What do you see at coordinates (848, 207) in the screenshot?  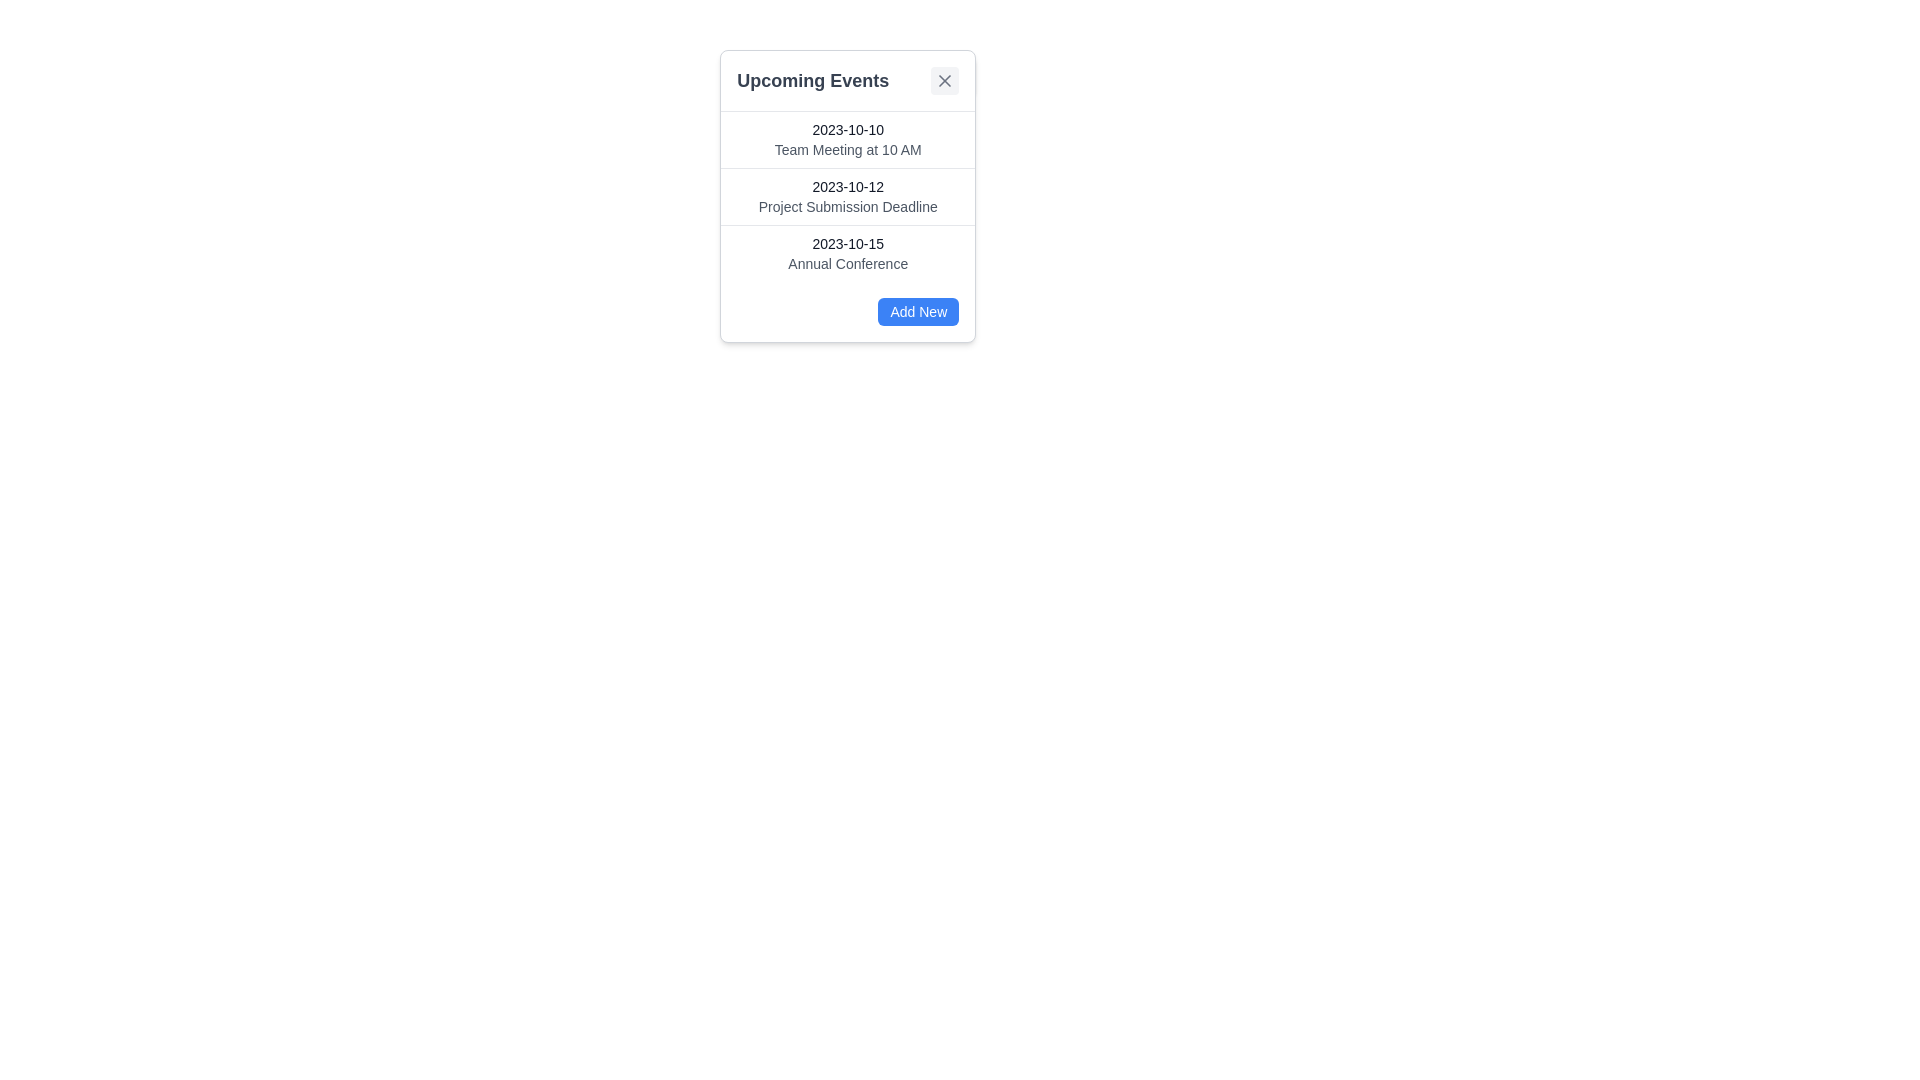 I see `the text label stating 'Project Submission Deadline', which is styled in a smaller gray font and located below the date '2023-10-12' in the 'Upcoming Events' panel` at bounding box center [848, 207].